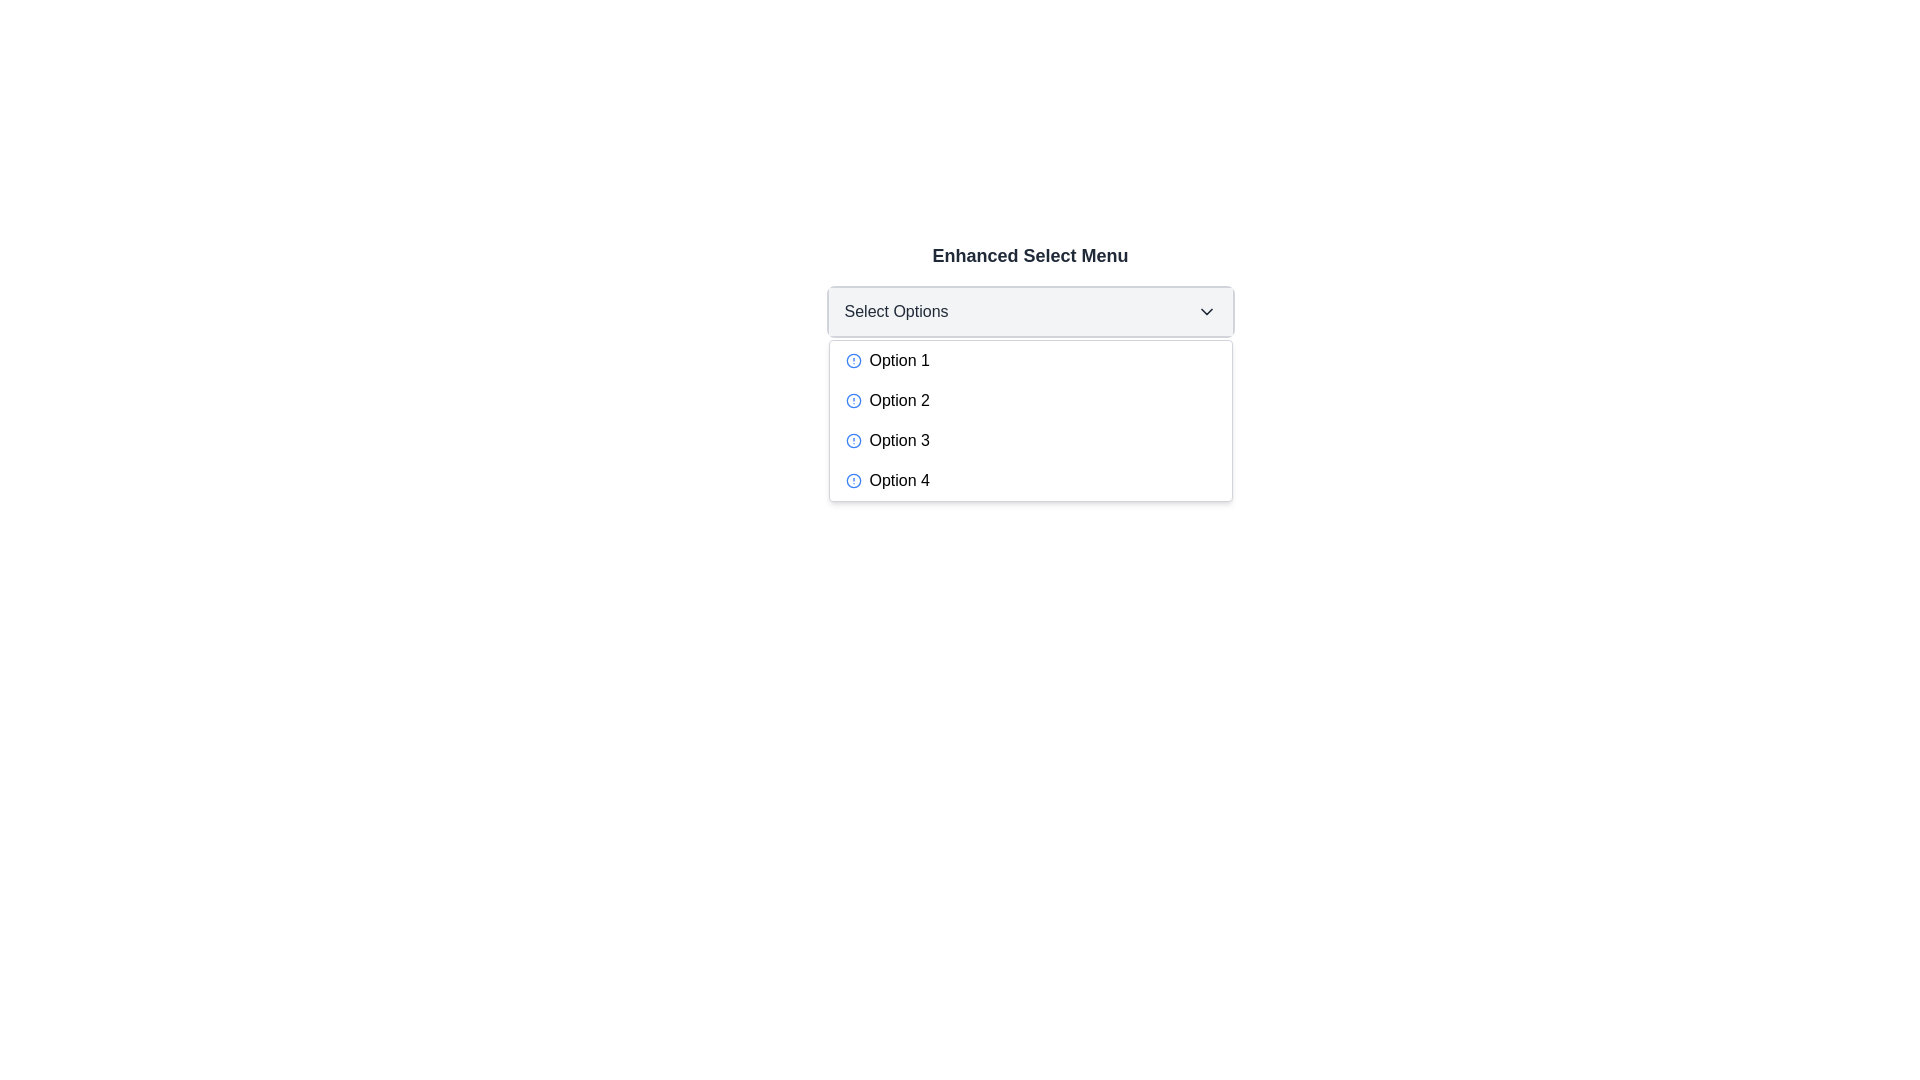  What do you see at coordinates (853, 439) in the screenshot?
I see `the circular information icon with a blue border and blue dot located in the dropdown menu under 'Option 3'` at bounding box center [853, 439].